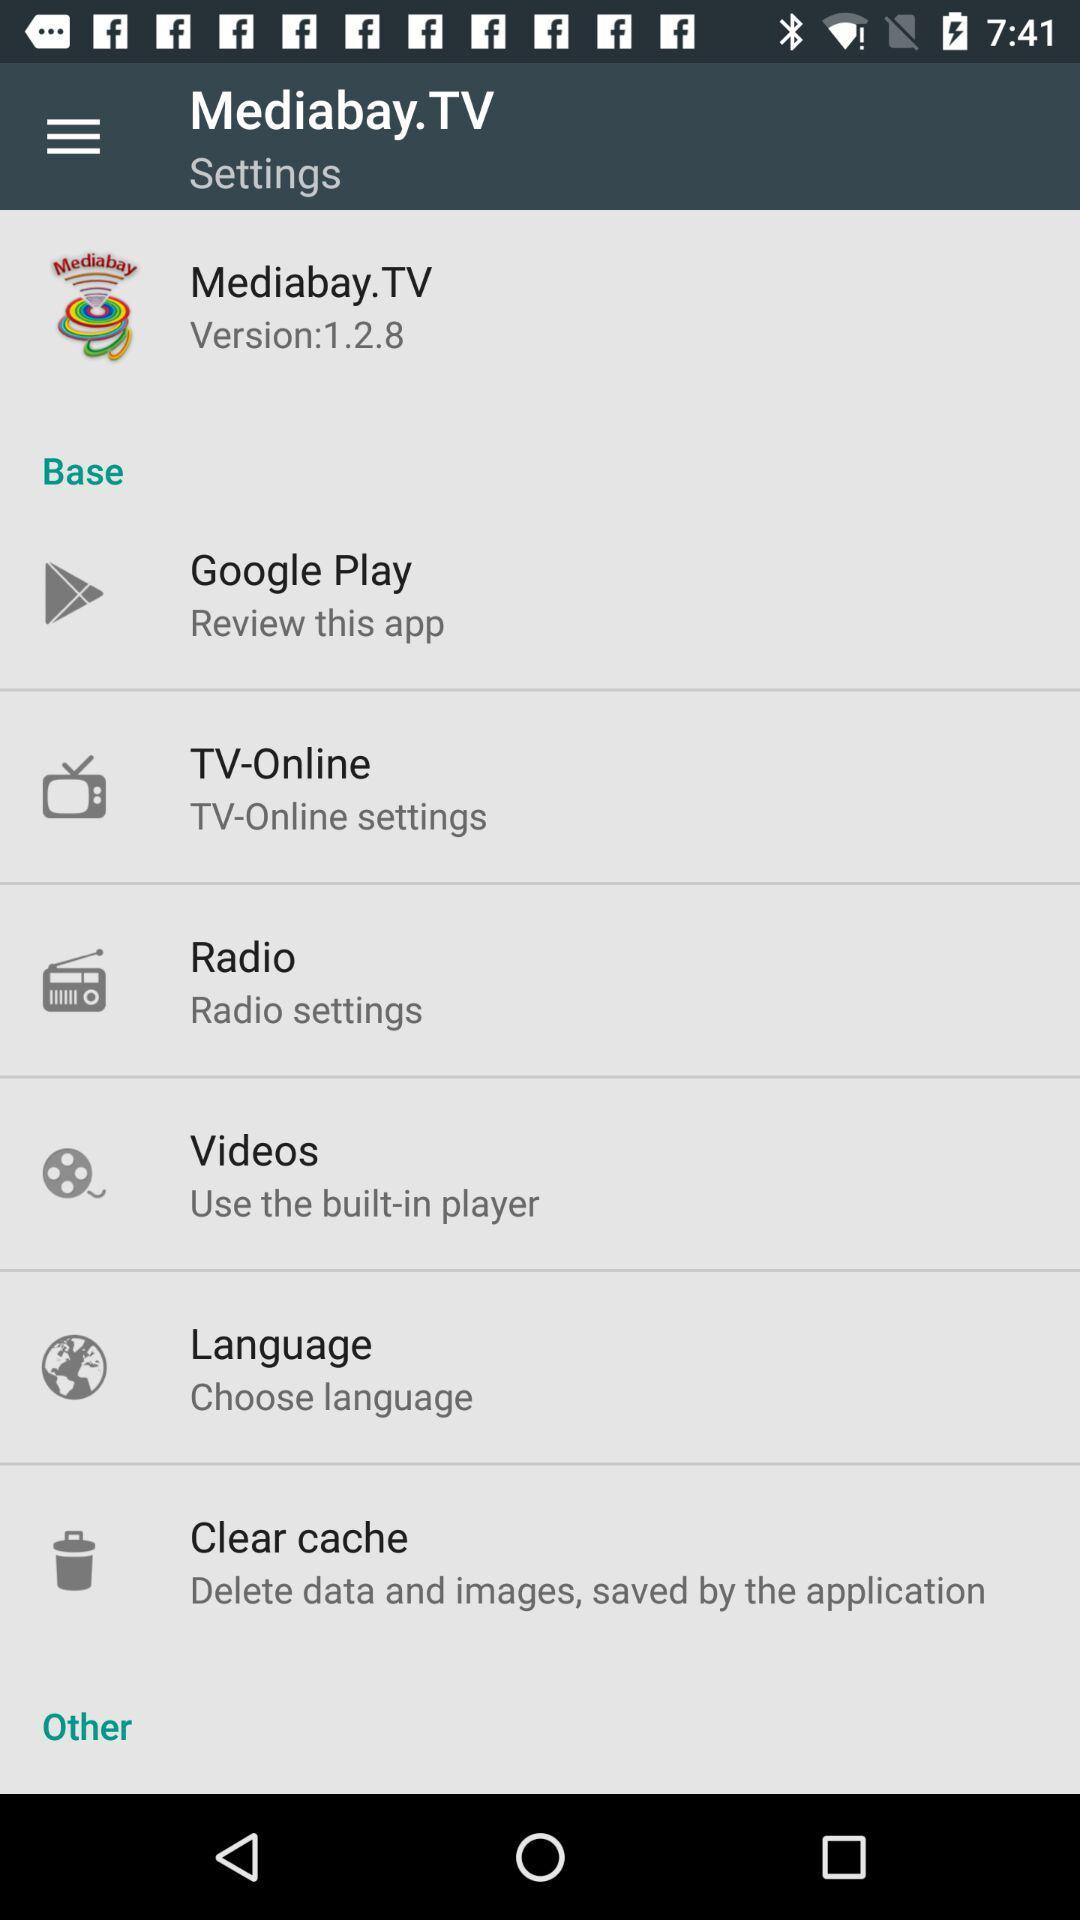 The width and height of the screenshot is (1080, 1920). What do you see at coordinates (301, 567) in the screenshot?
I see `the icon below base` at bounding box center [301, 567].